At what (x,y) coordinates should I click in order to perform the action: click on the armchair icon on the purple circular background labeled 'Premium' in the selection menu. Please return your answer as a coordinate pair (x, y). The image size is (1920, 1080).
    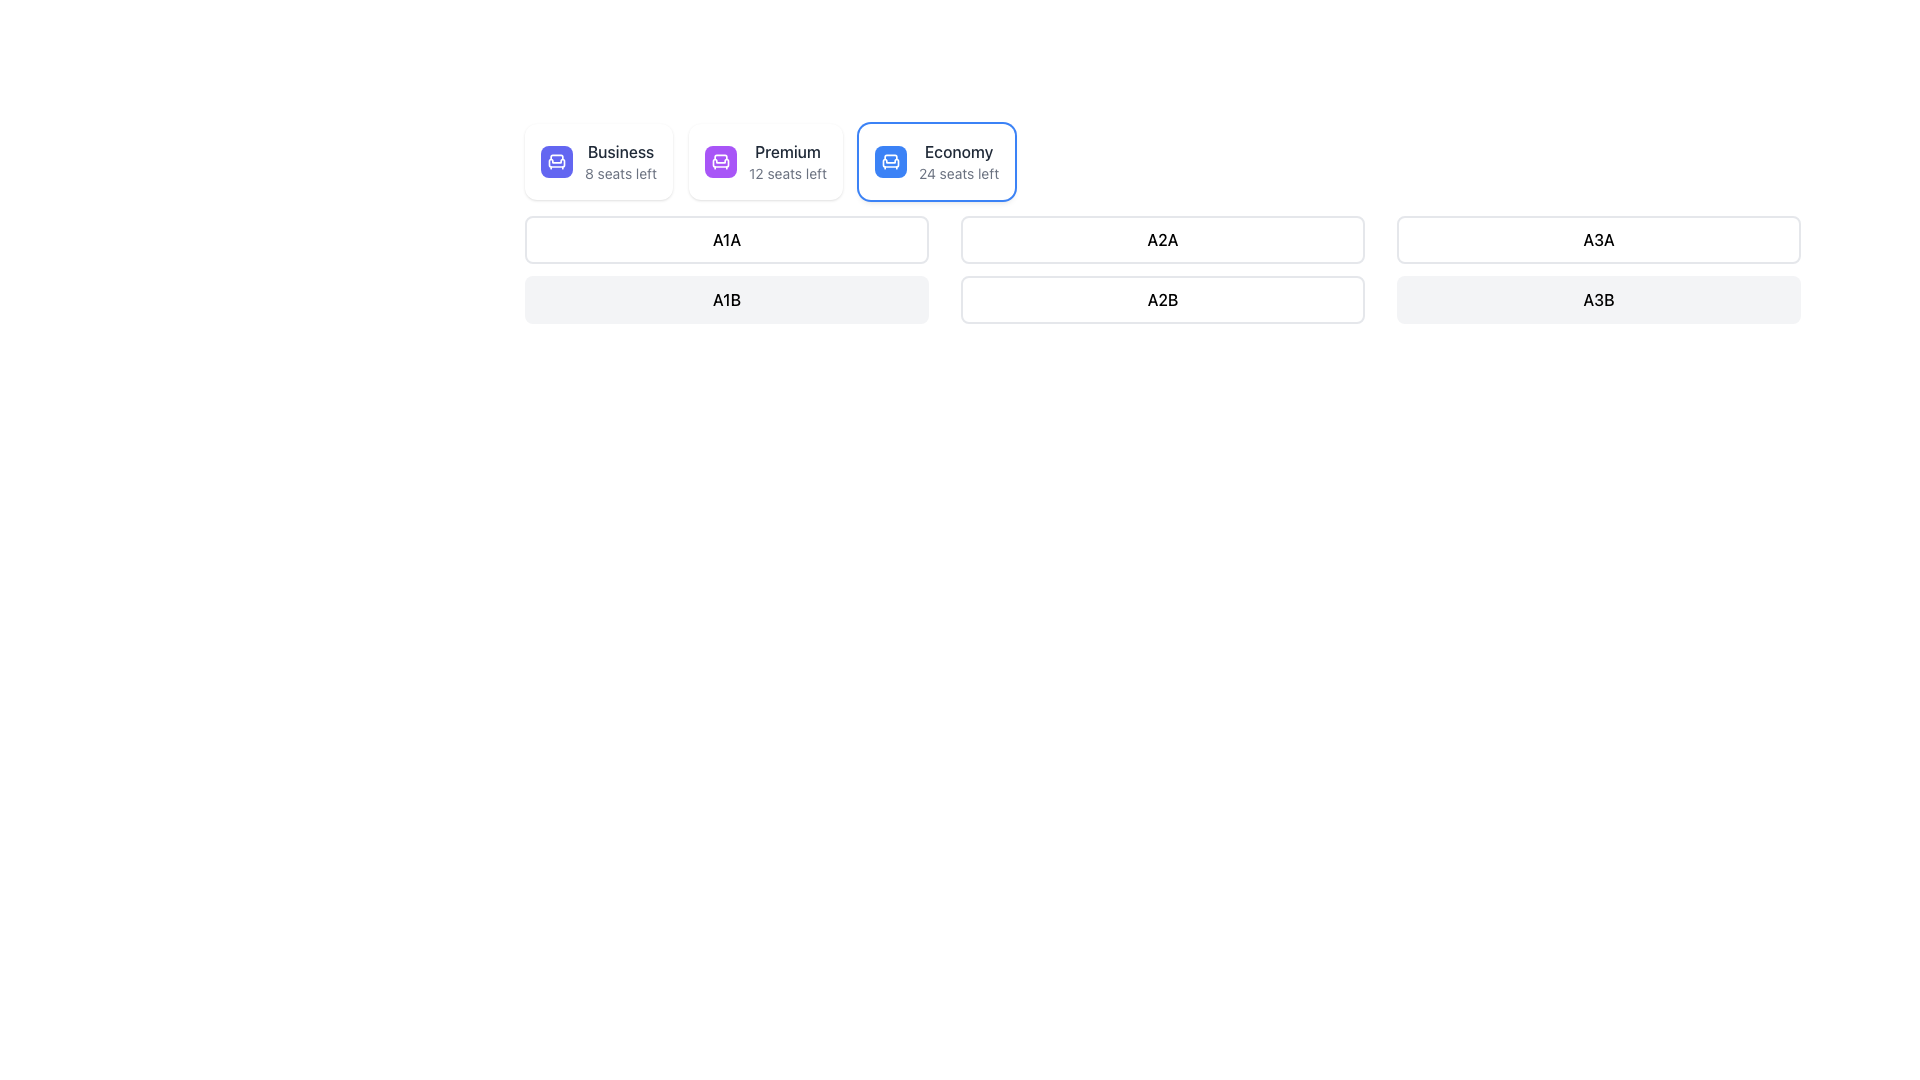
    Looking at the image, I should click on (720, 161).